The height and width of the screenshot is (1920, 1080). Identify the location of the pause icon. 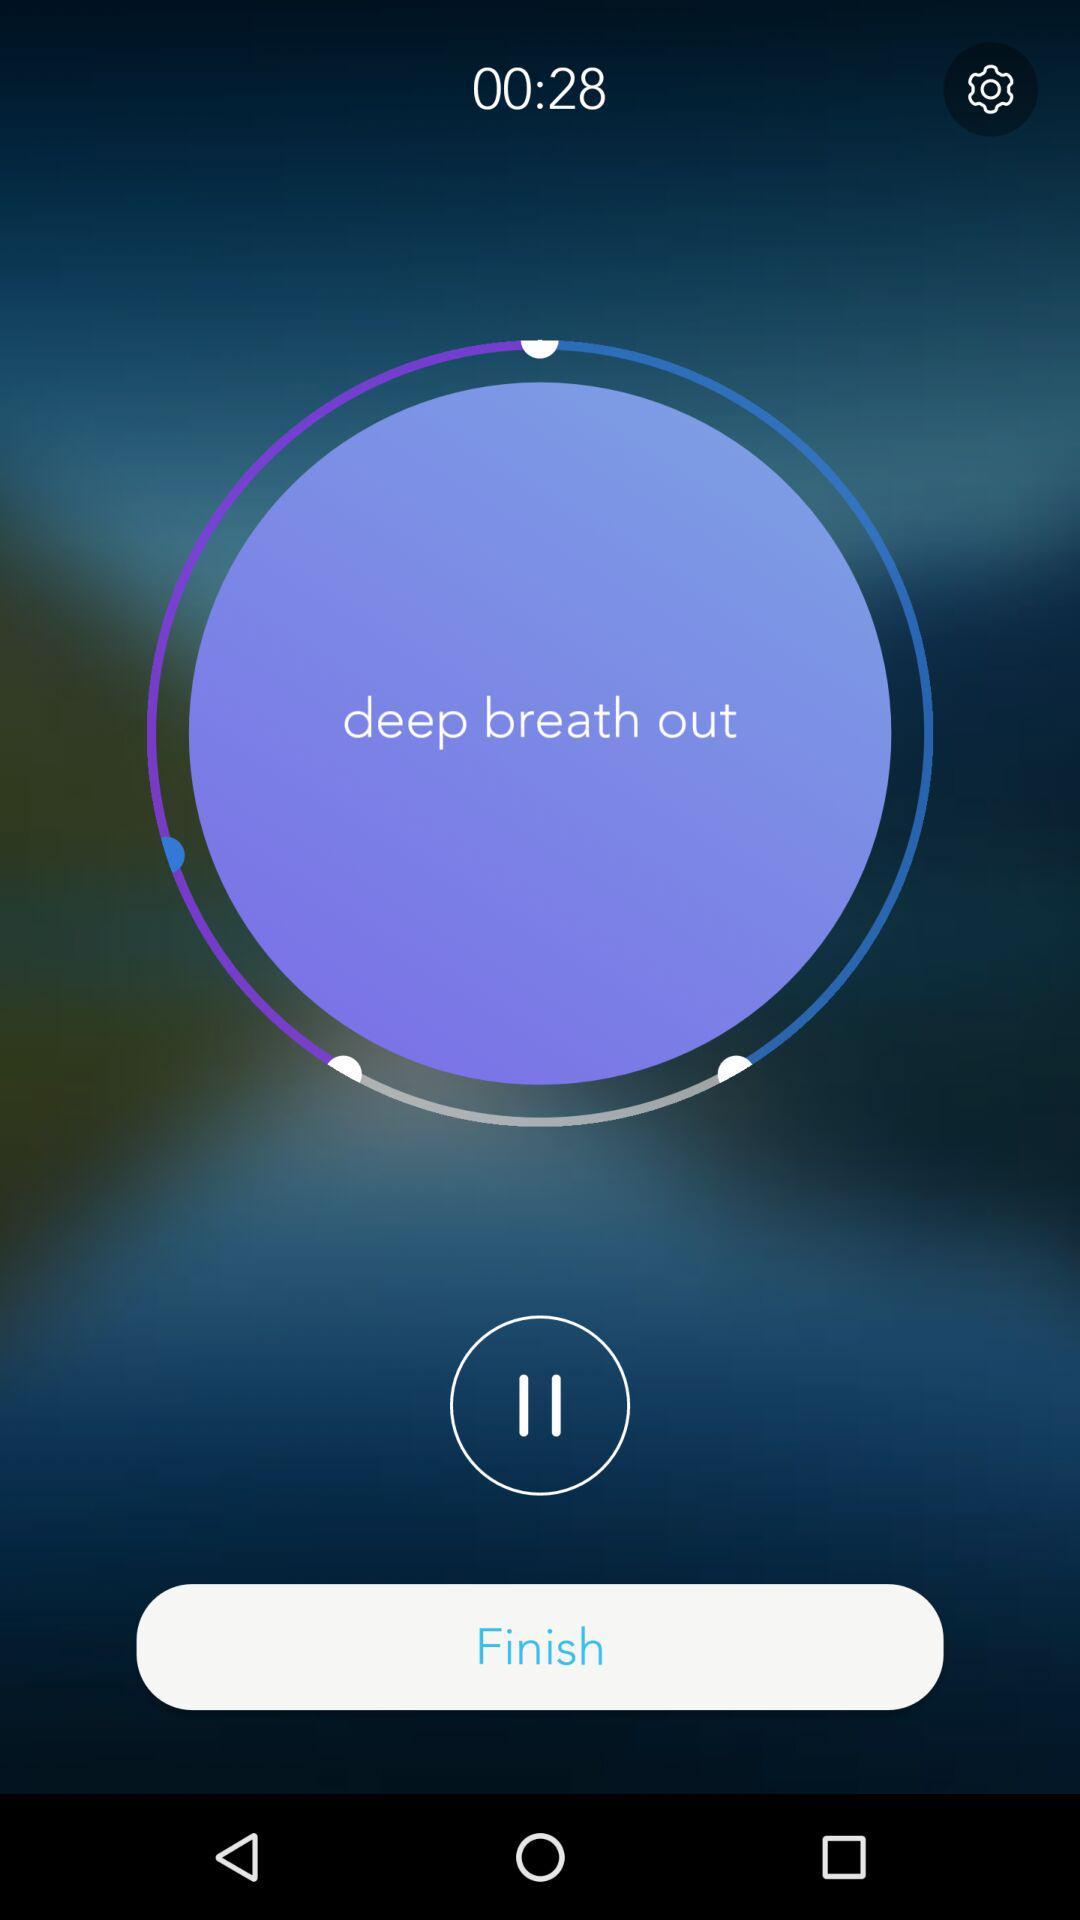
(540, 1404).